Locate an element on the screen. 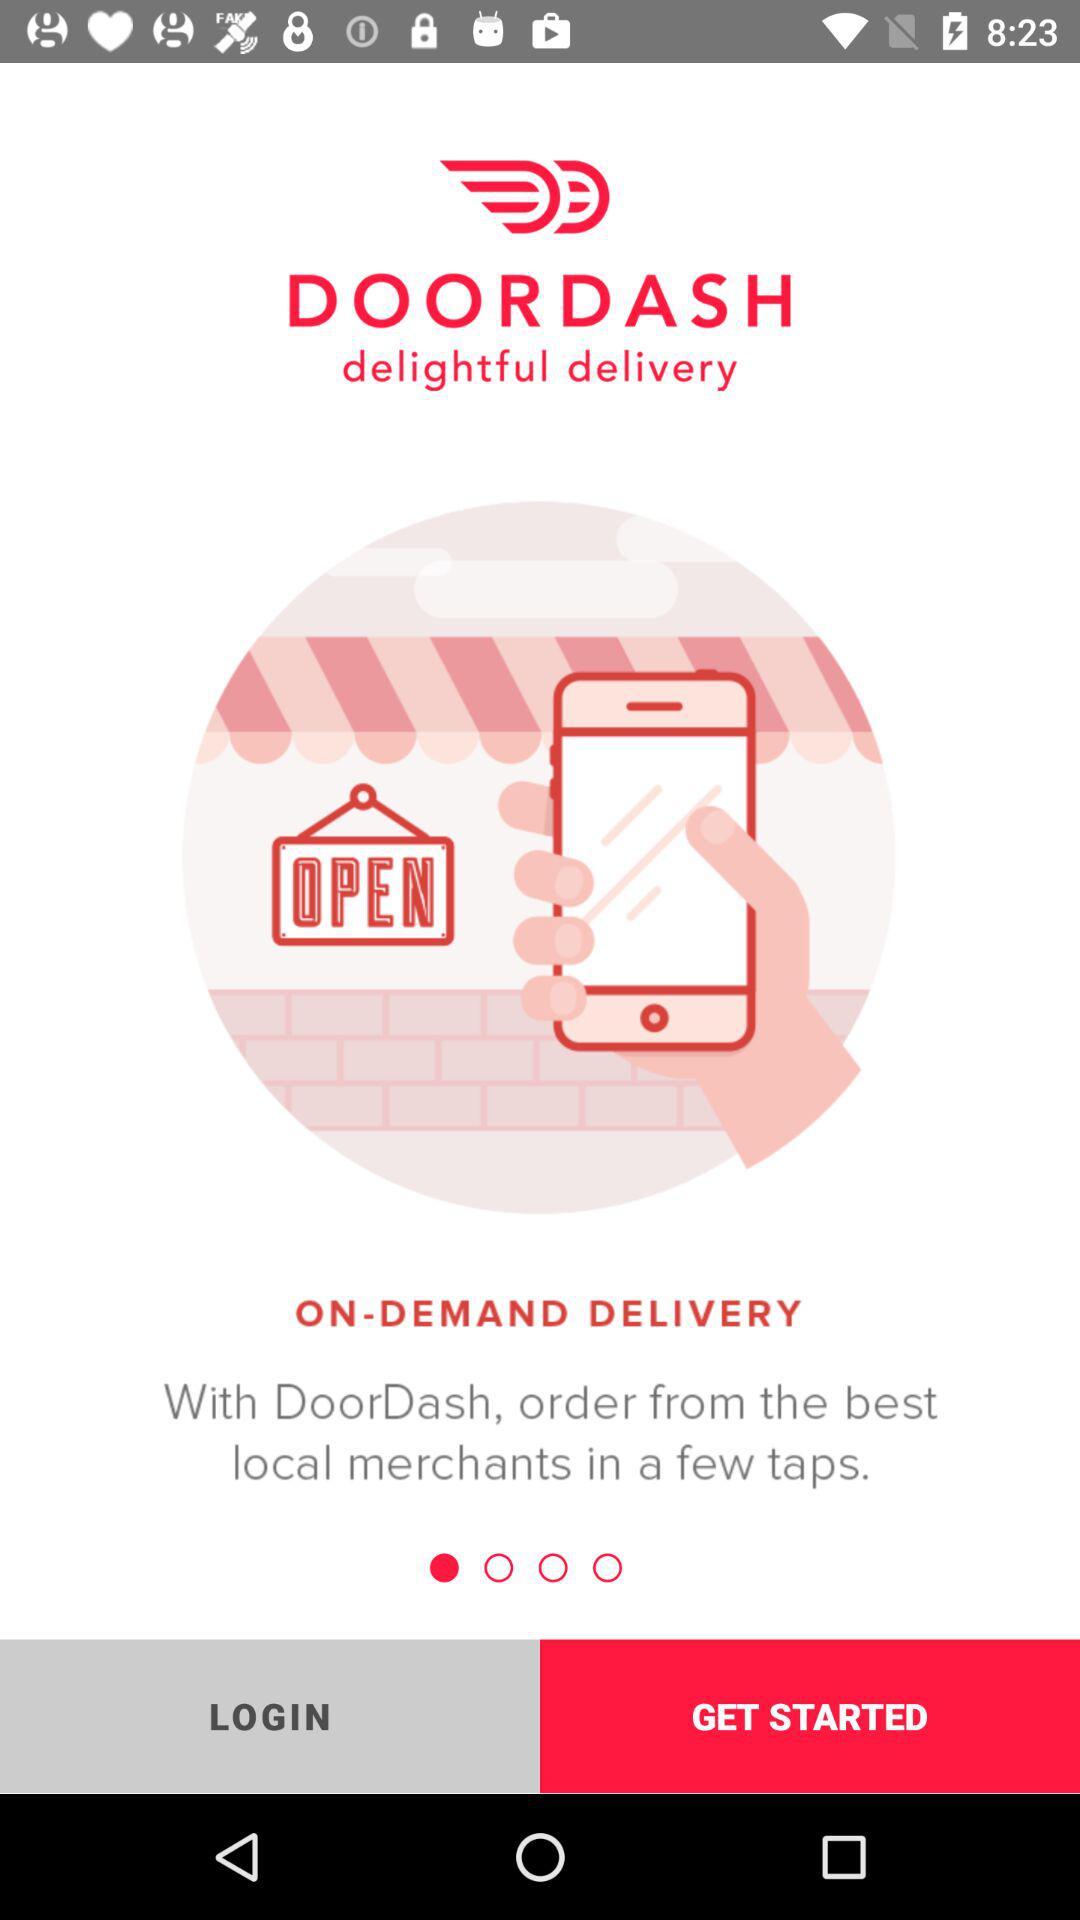 This screenshot has width=1080, height=1920. item next to get started is located at coordinates (270, 1715).